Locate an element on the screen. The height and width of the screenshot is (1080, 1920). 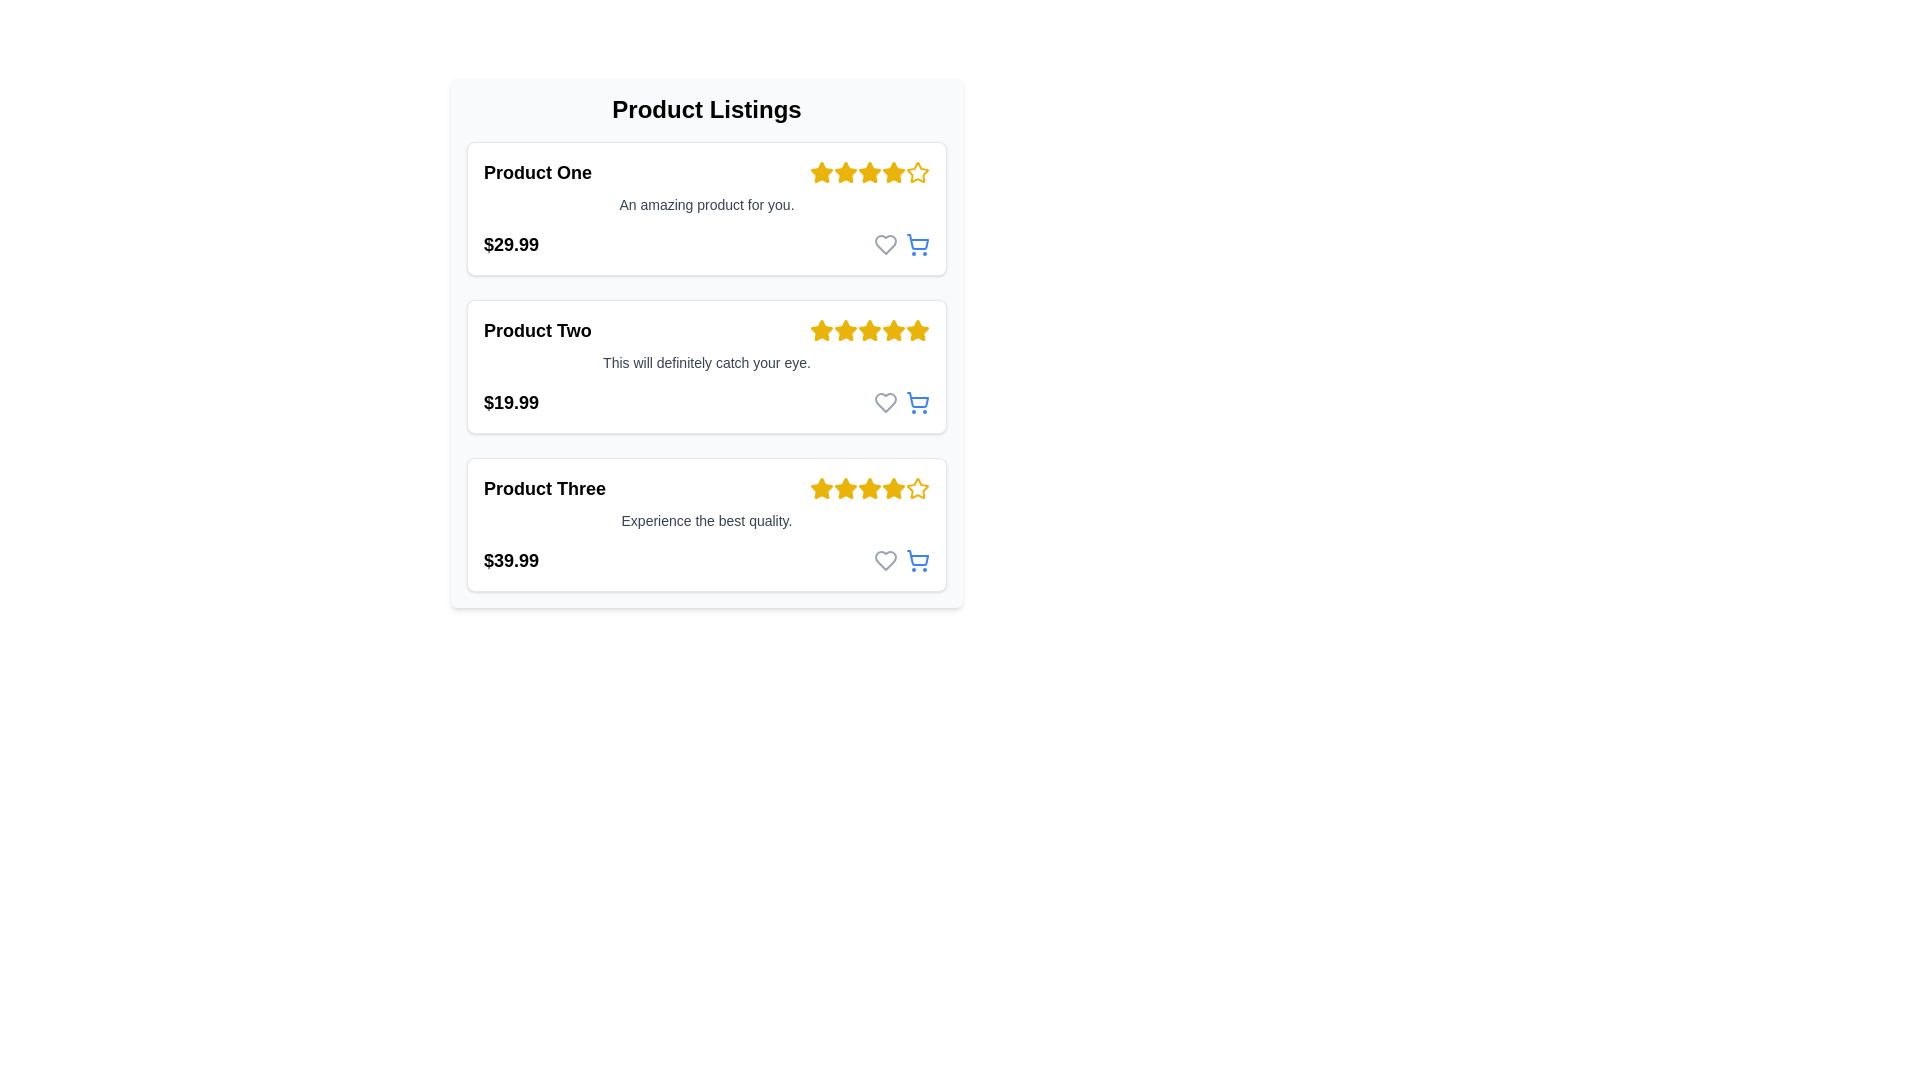
the third star in the rating system for 'Product Two' is located at coordinates (869, 329).